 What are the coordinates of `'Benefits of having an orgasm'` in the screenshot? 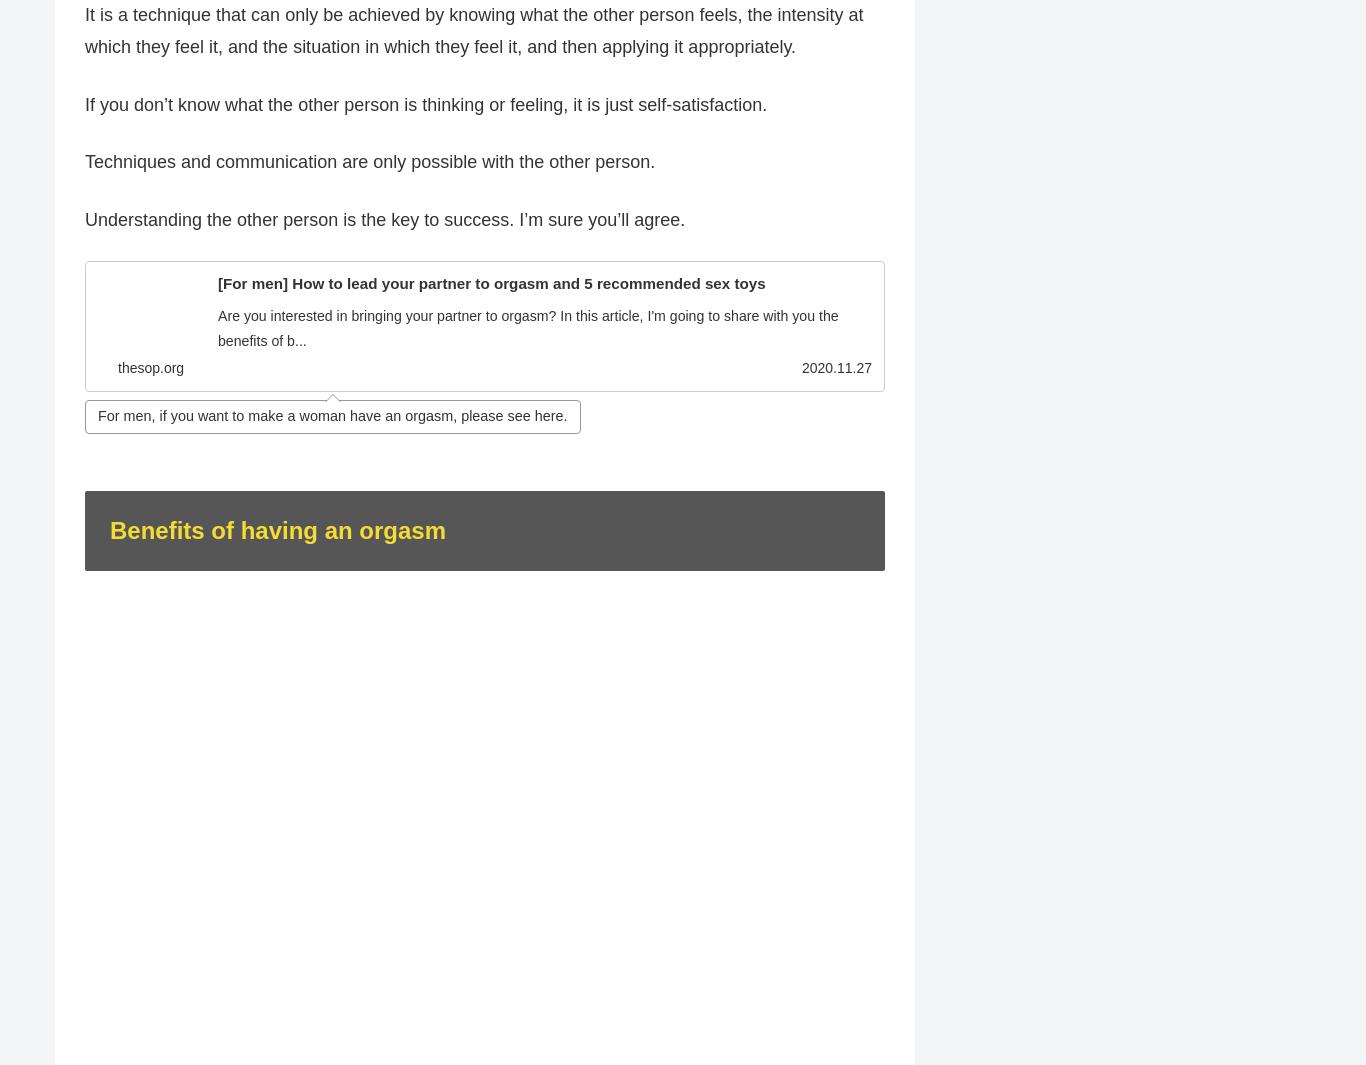 It's located at (277, 530).